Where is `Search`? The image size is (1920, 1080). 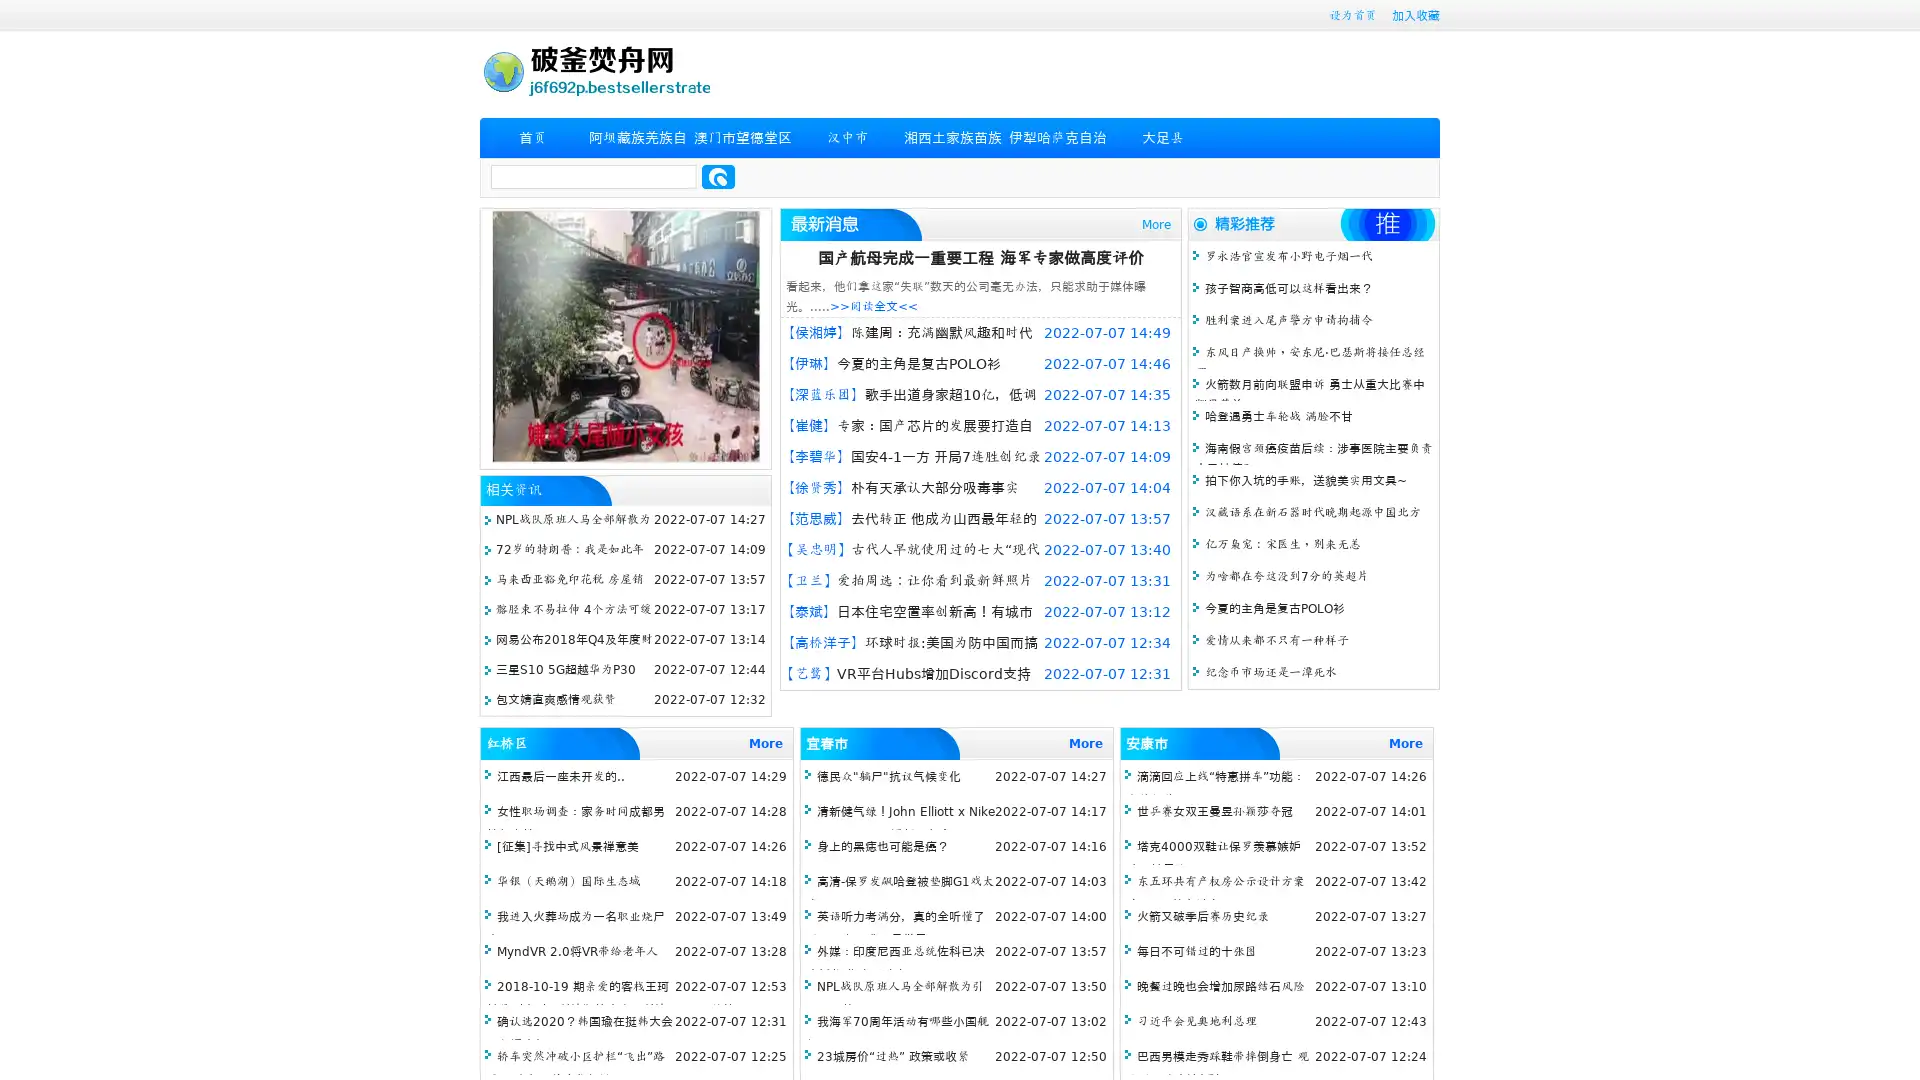
Search is located at coordinates (718, 176).